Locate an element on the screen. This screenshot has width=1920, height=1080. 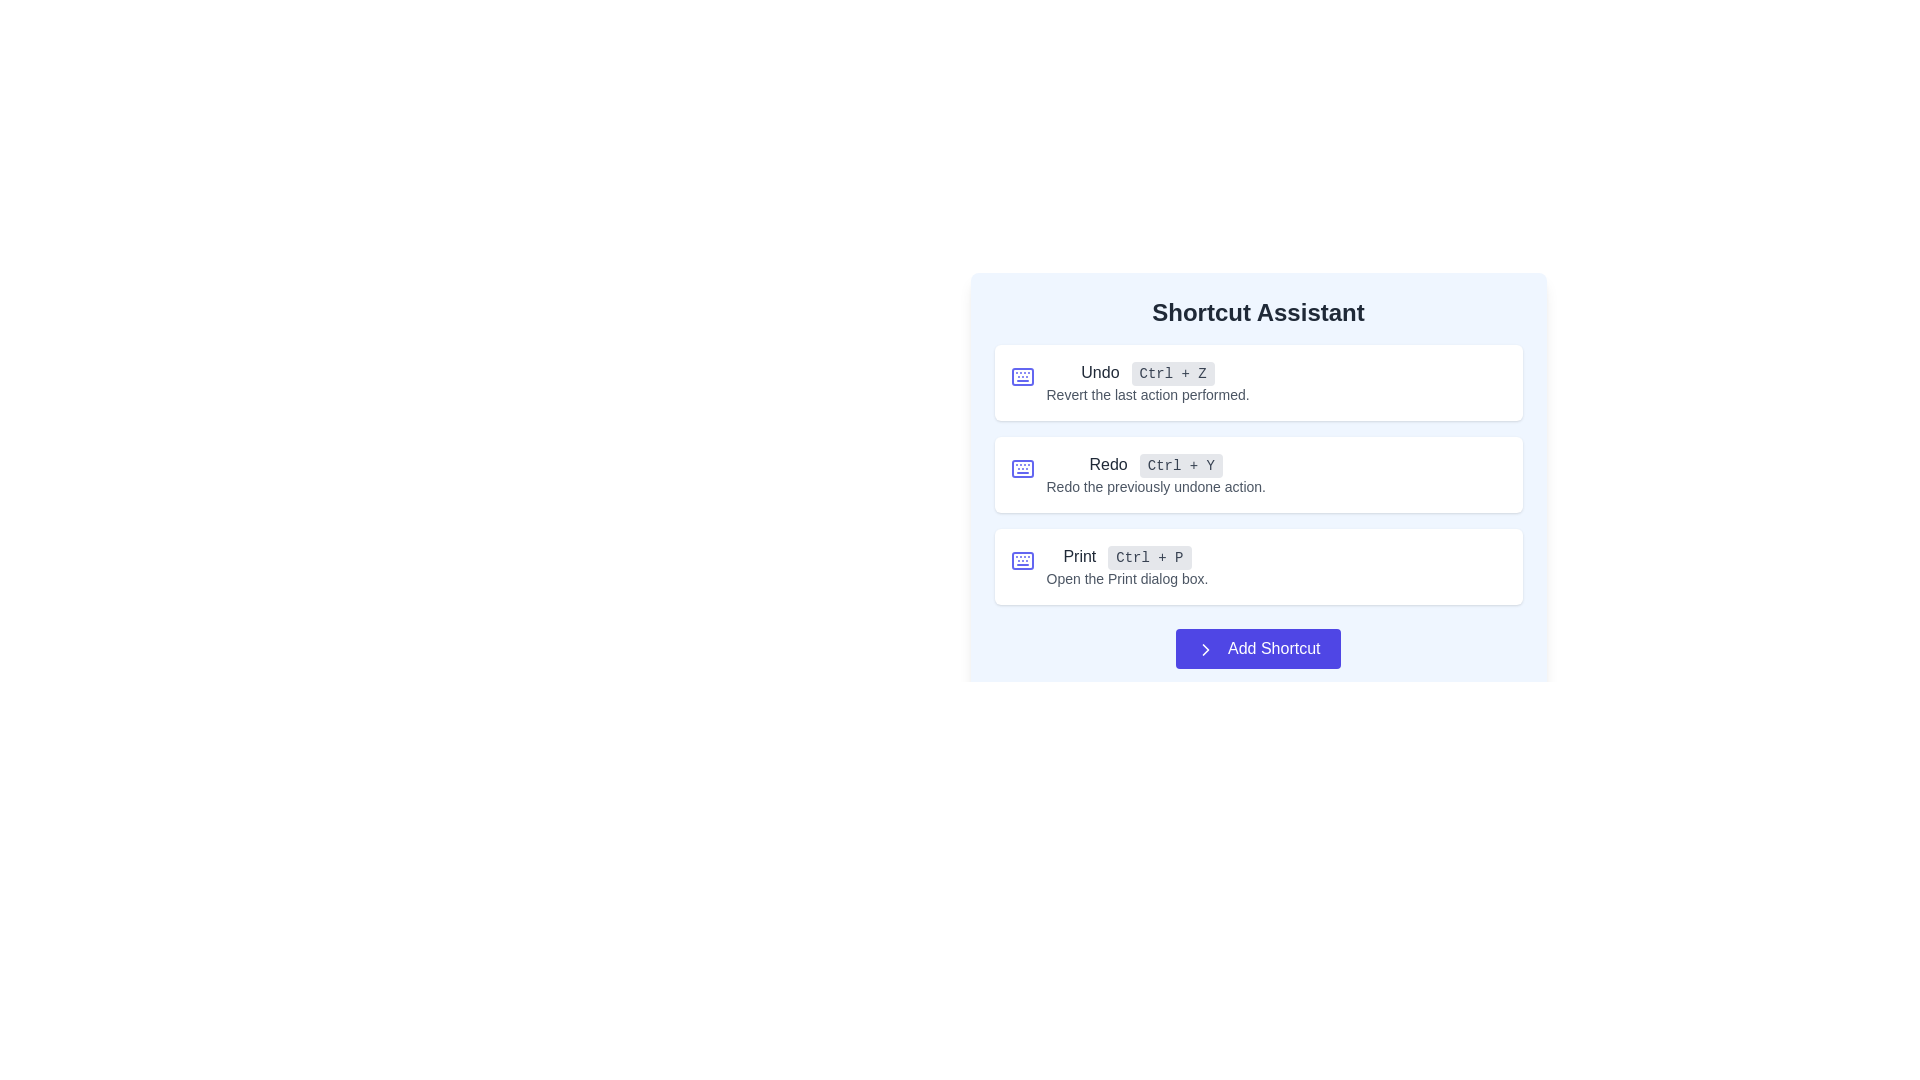
the icon located to the left of the 'Add Shortcut' button, which serves as a visual indicator for navigation or a forward action is located at coordinates (1205, 649).